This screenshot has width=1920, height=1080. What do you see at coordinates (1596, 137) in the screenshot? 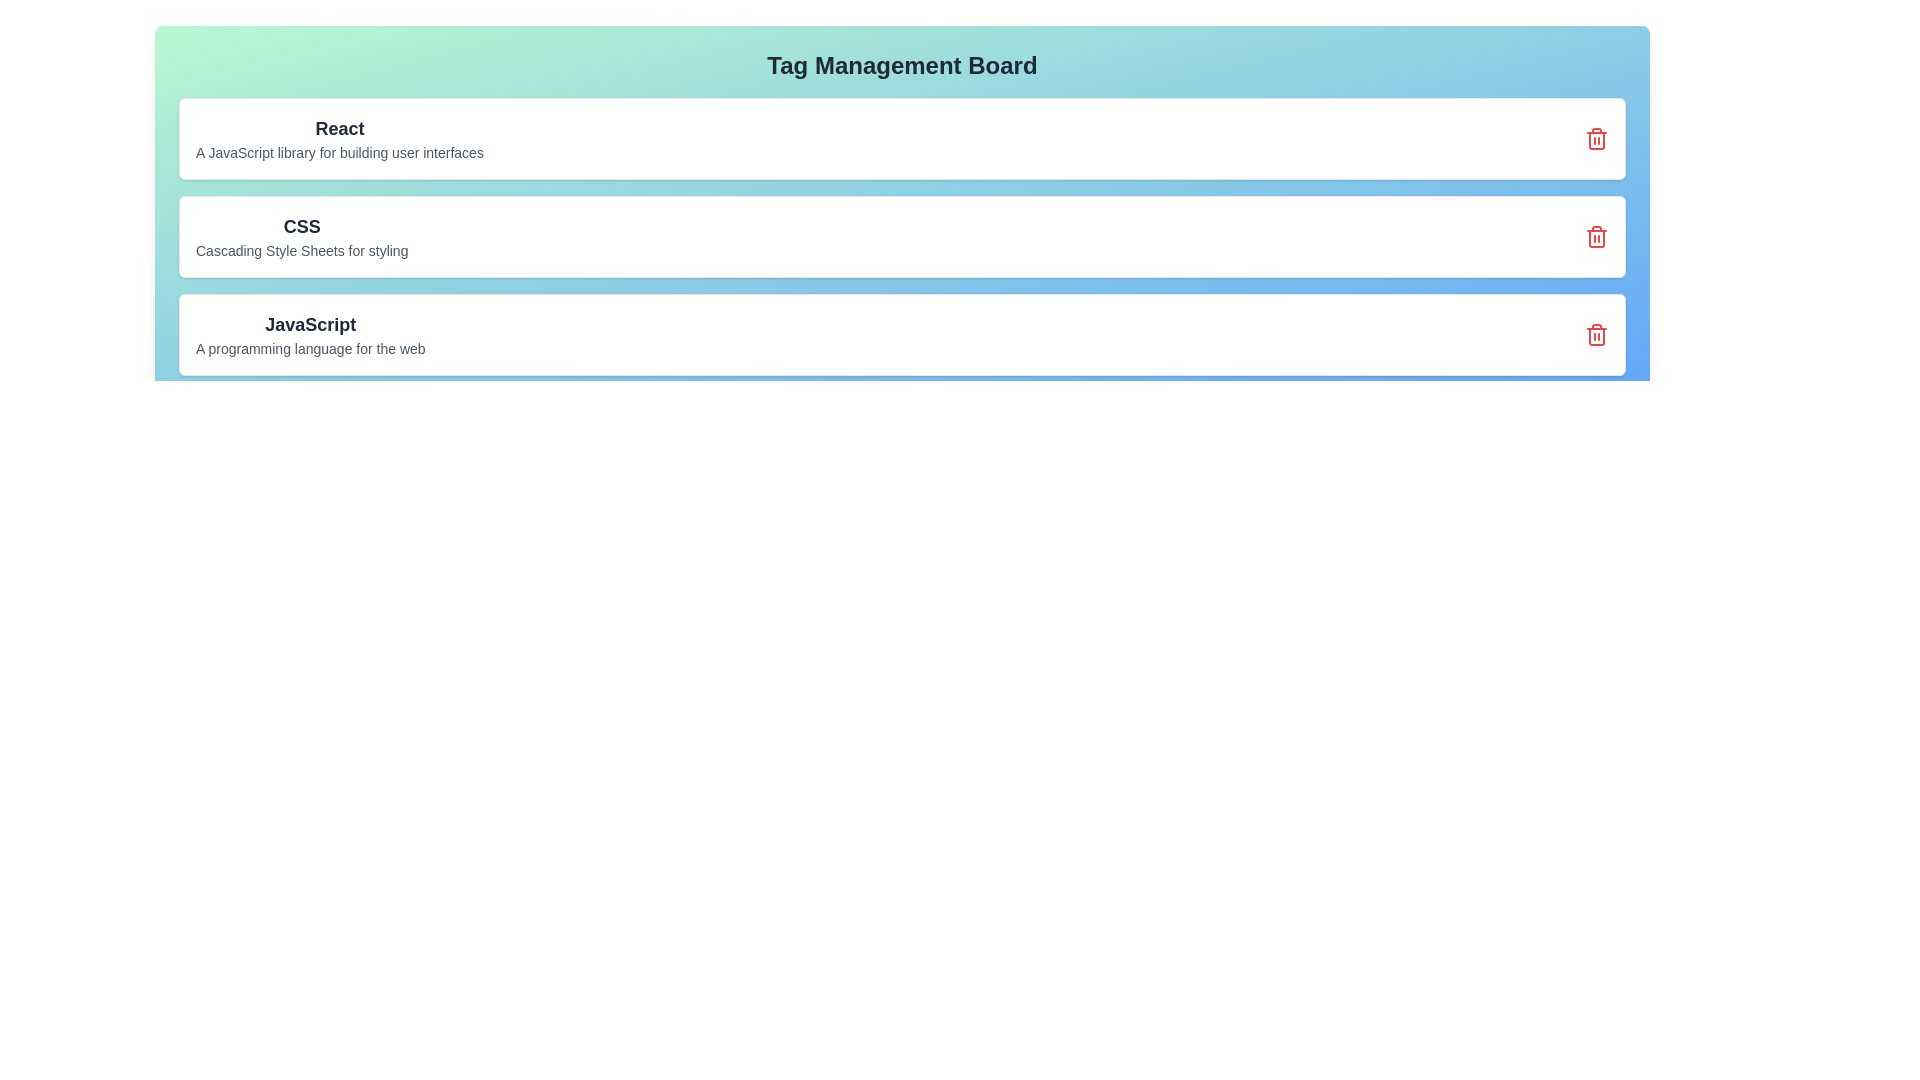
I see `delete button corresponding to the tag React to remove it` at bounding box center [1596, 137].